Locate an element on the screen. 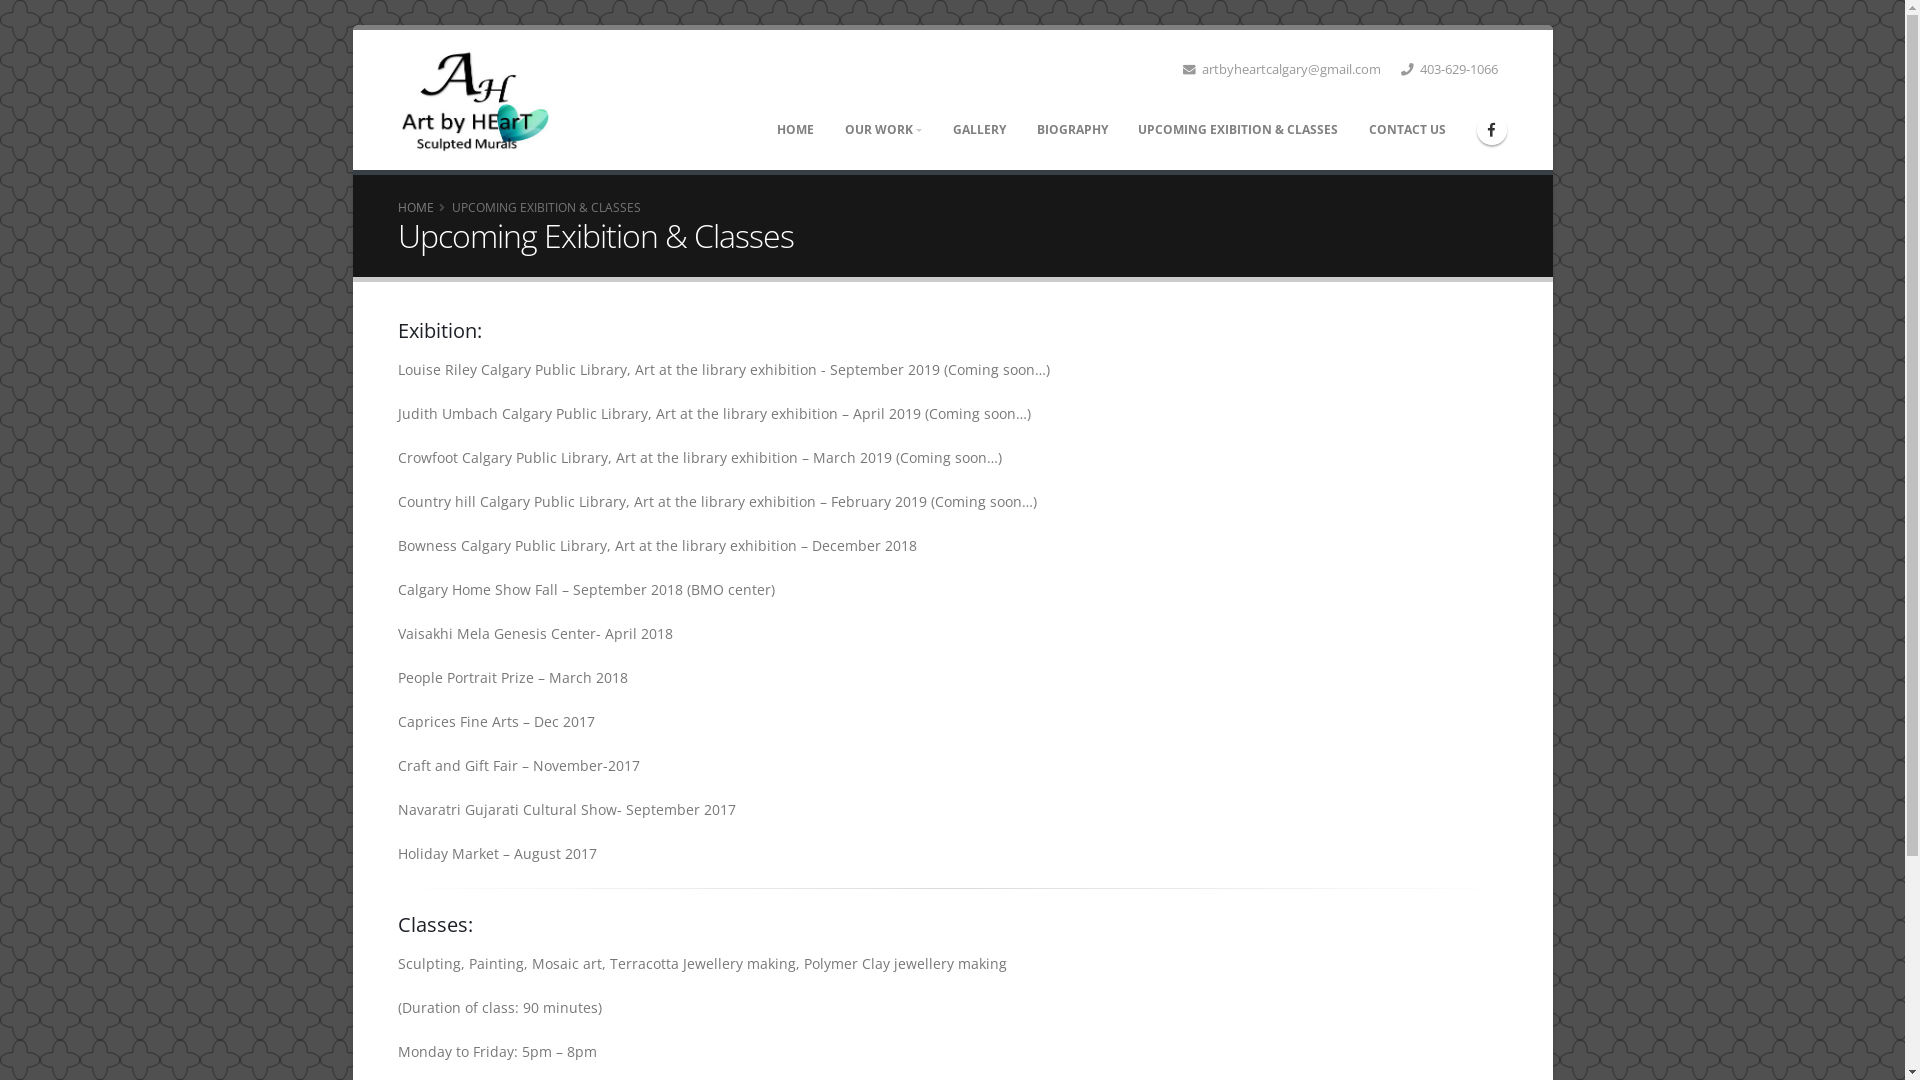  'OUR WORK' is located at coordinates (882, 130).